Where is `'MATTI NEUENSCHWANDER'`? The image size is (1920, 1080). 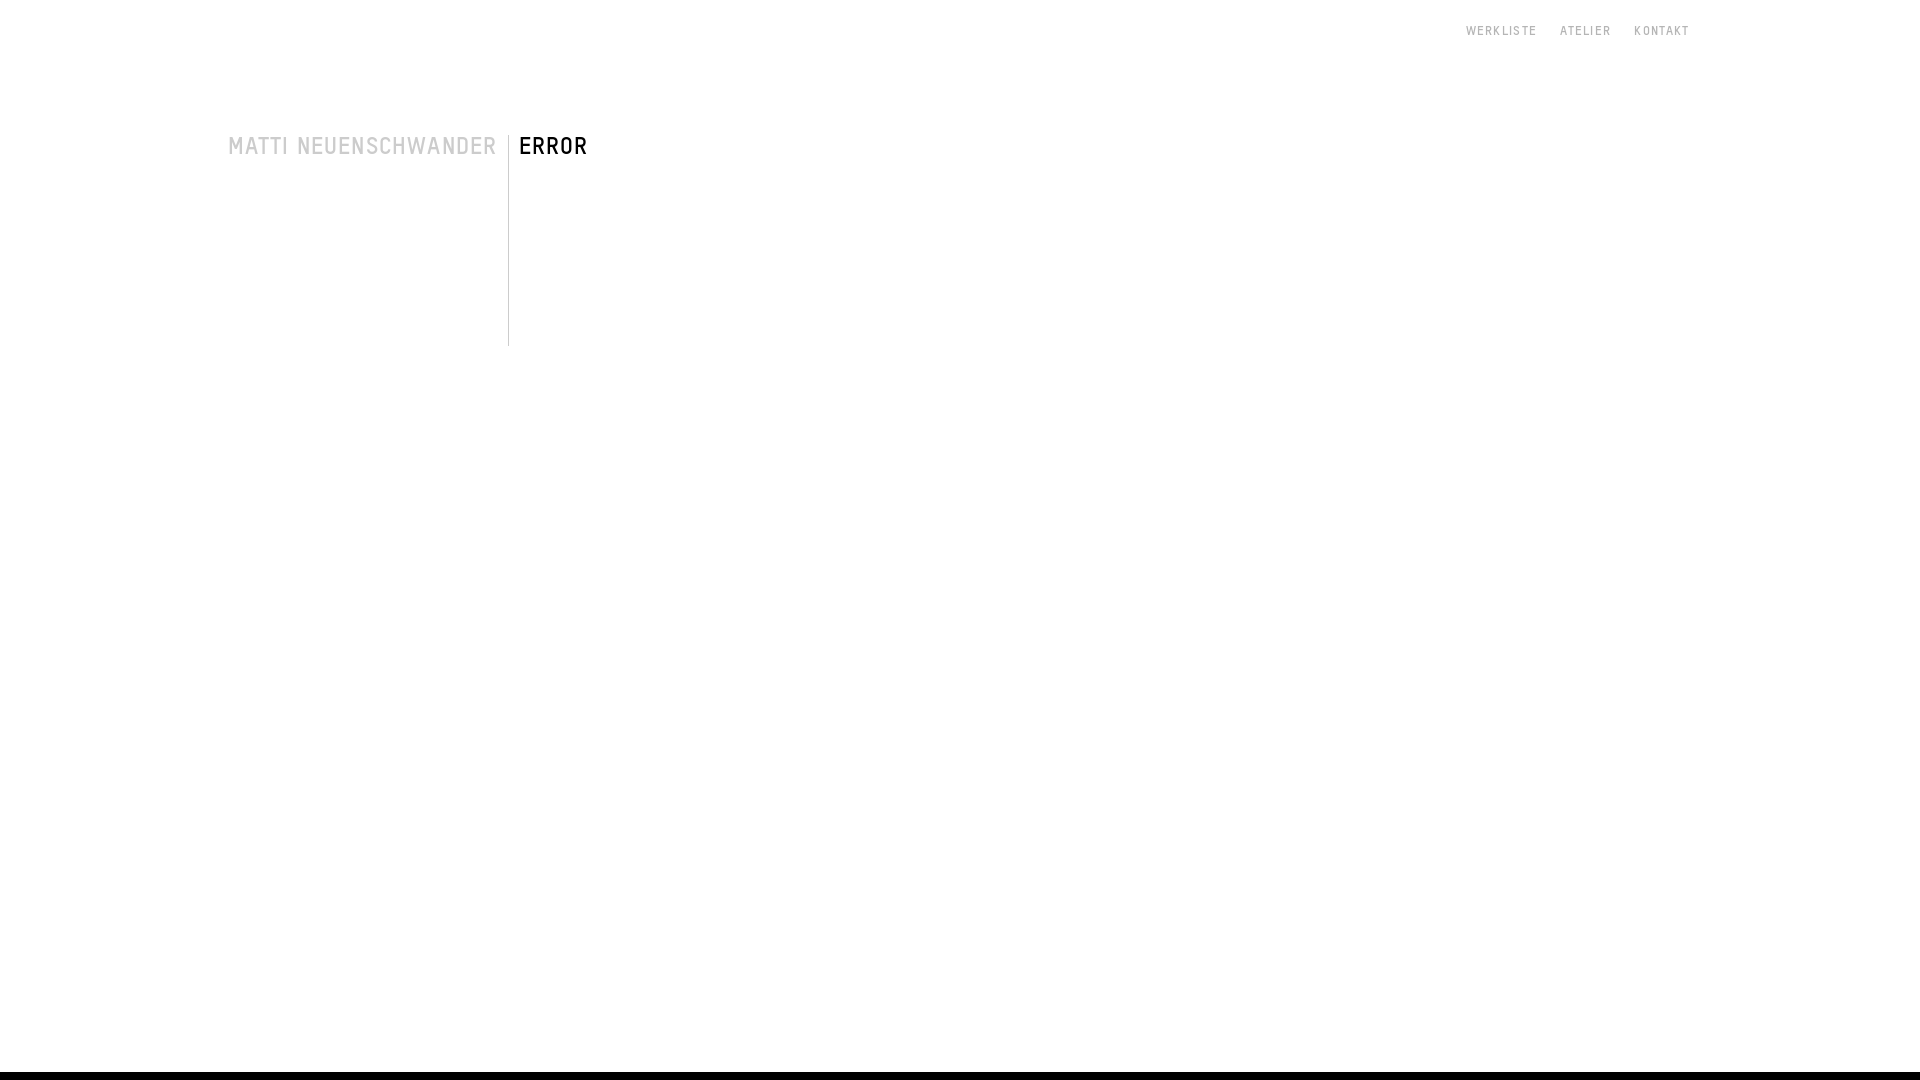 'MATTI NEUENSCHWANDER' is located at coordinates (227, 145).